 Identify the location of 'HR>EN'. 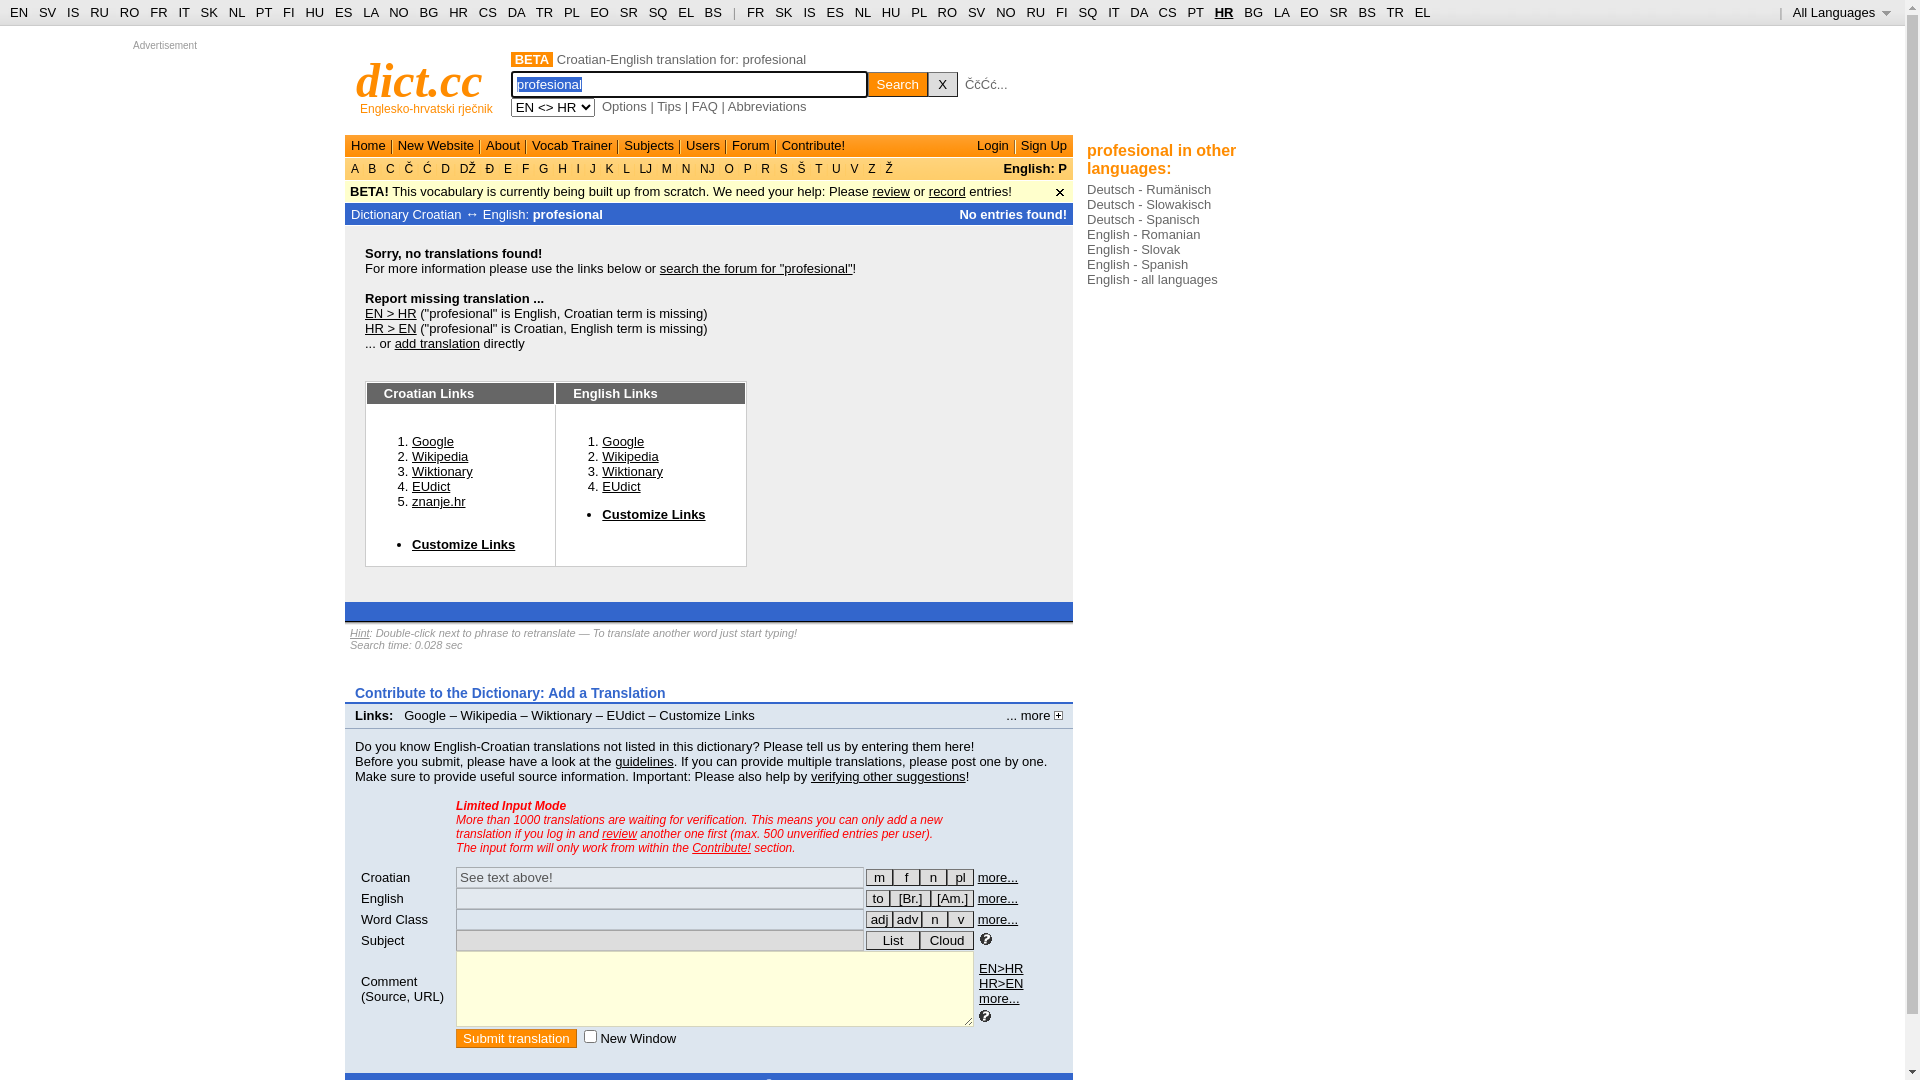
(1001, 982).